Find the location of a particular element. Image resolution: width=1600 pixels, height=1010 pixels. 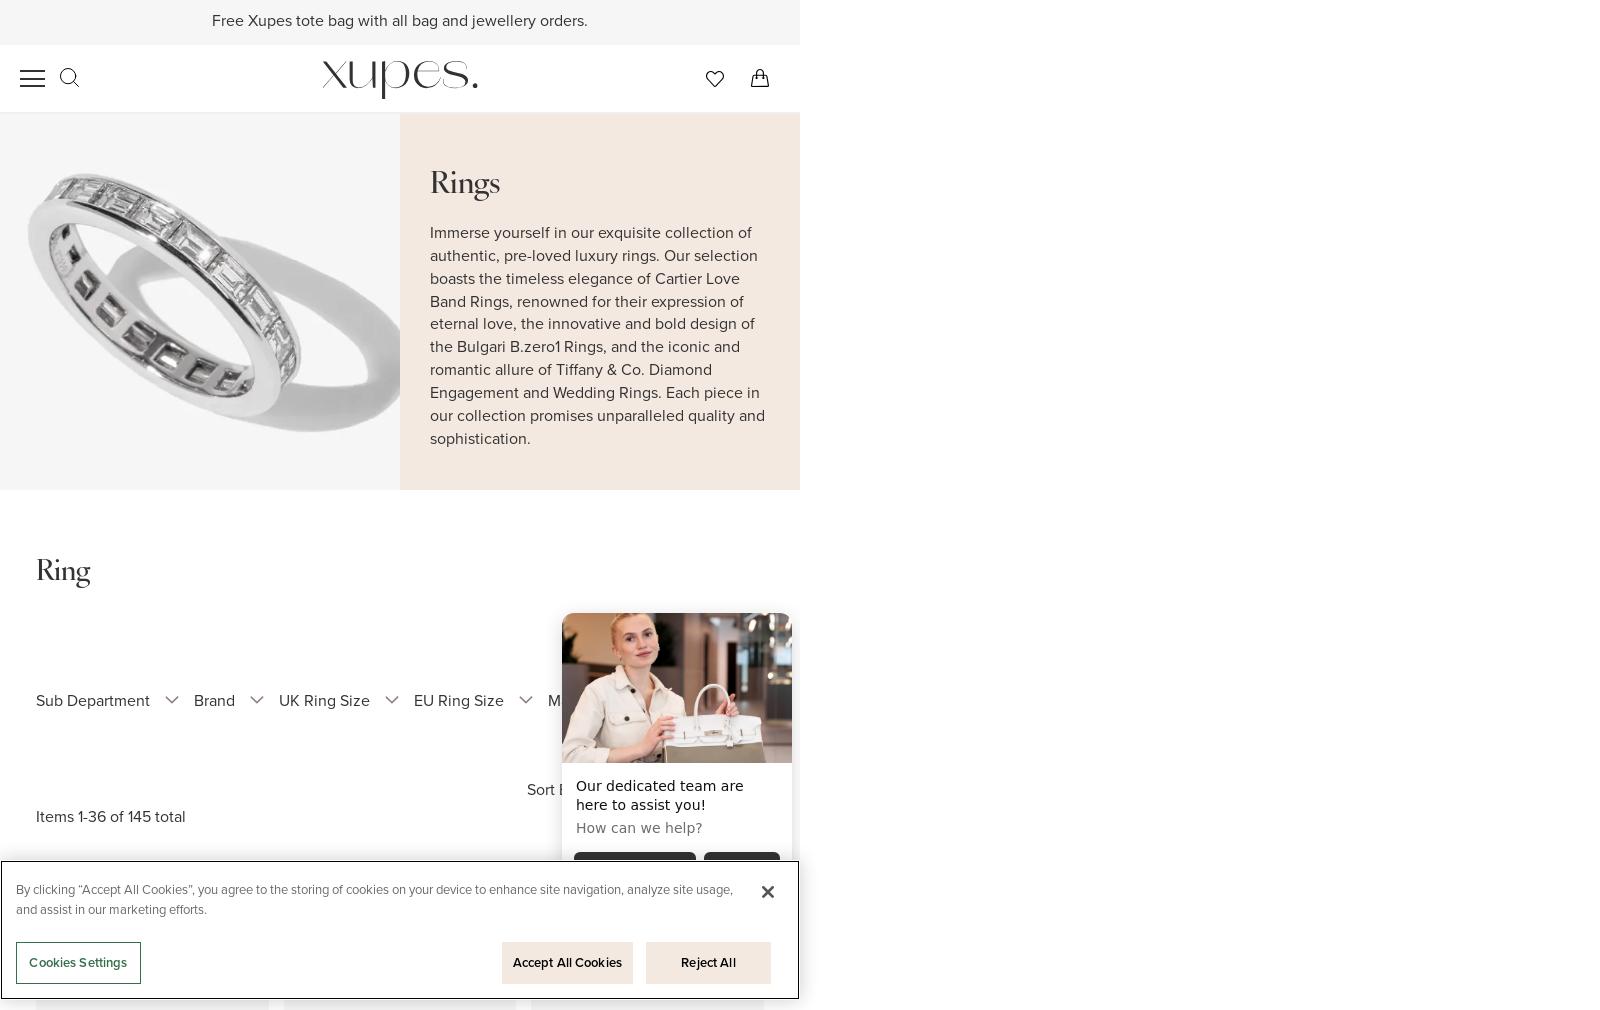

'Items' is located at coordinates (55, 816).